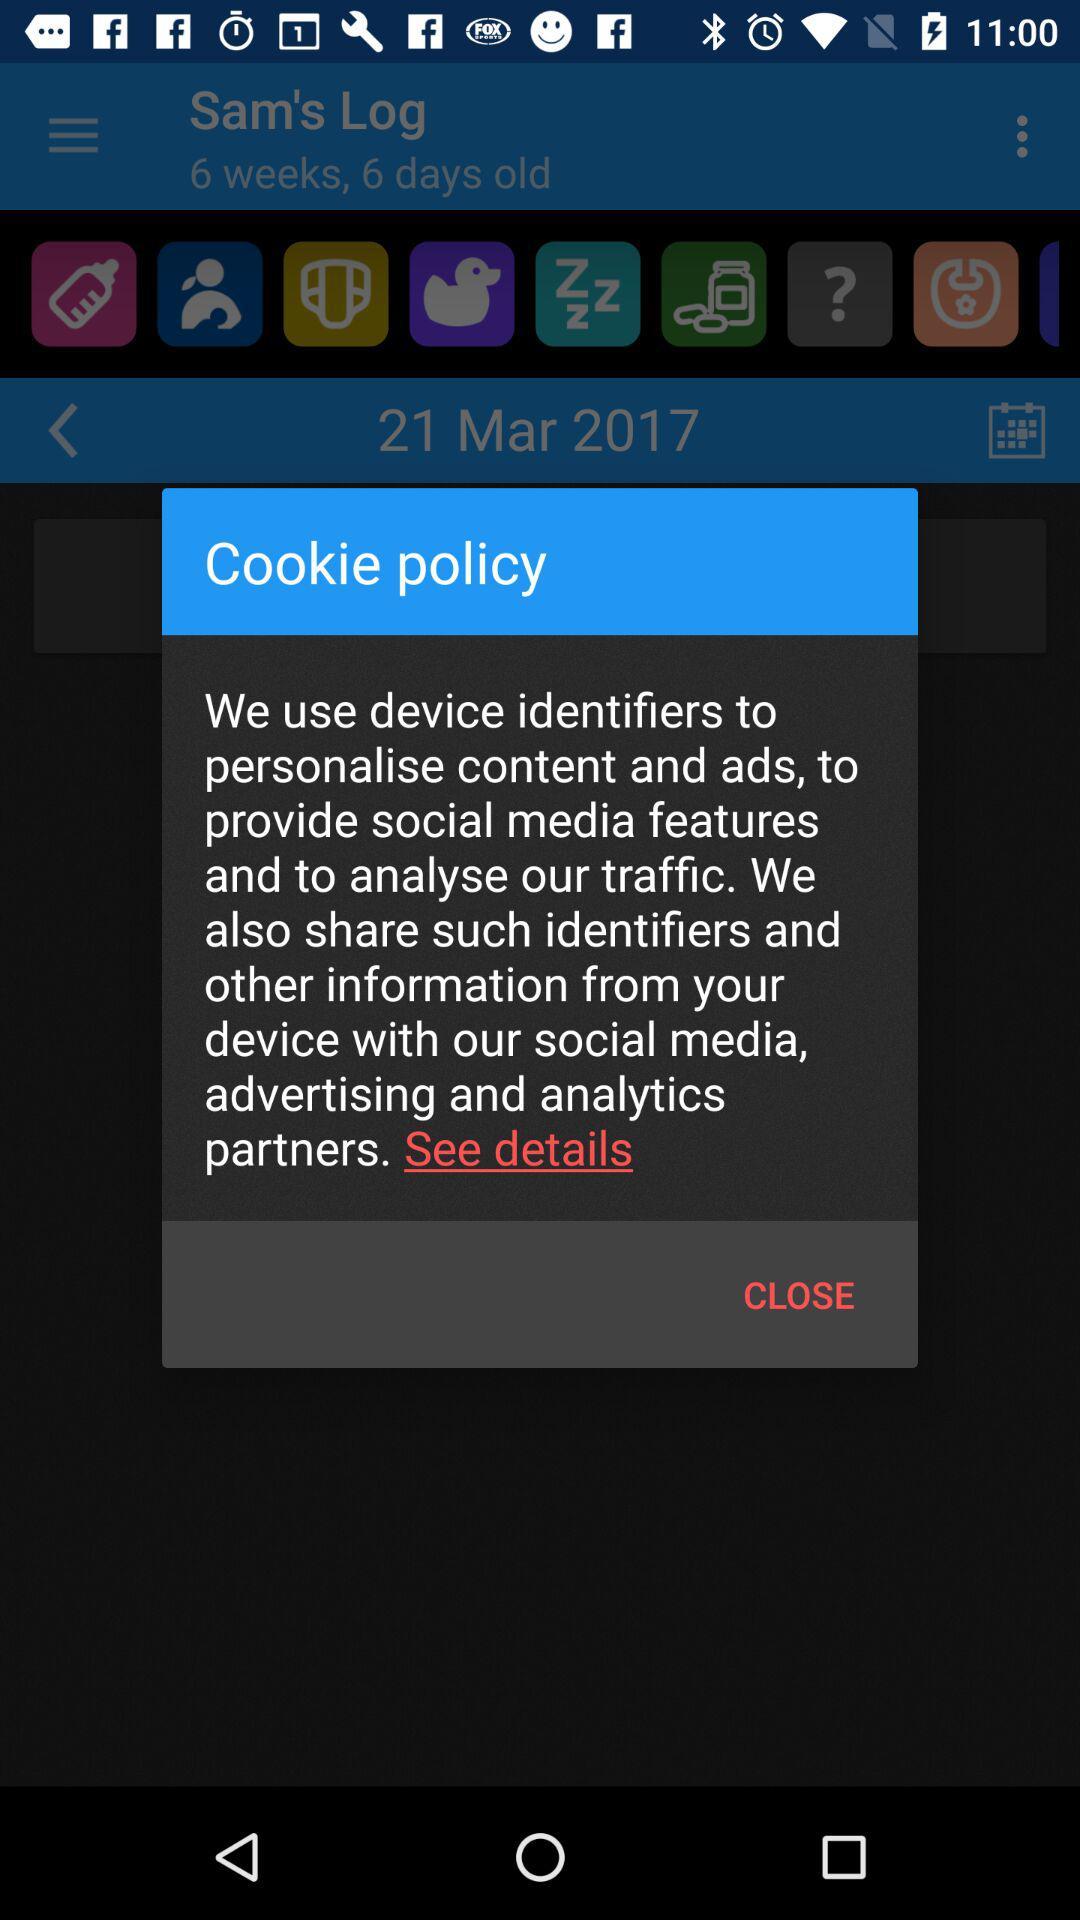  Describe the element at coordinates (798, 1294) in the screenshot. I see `the item at the bottom right corner` at that location.